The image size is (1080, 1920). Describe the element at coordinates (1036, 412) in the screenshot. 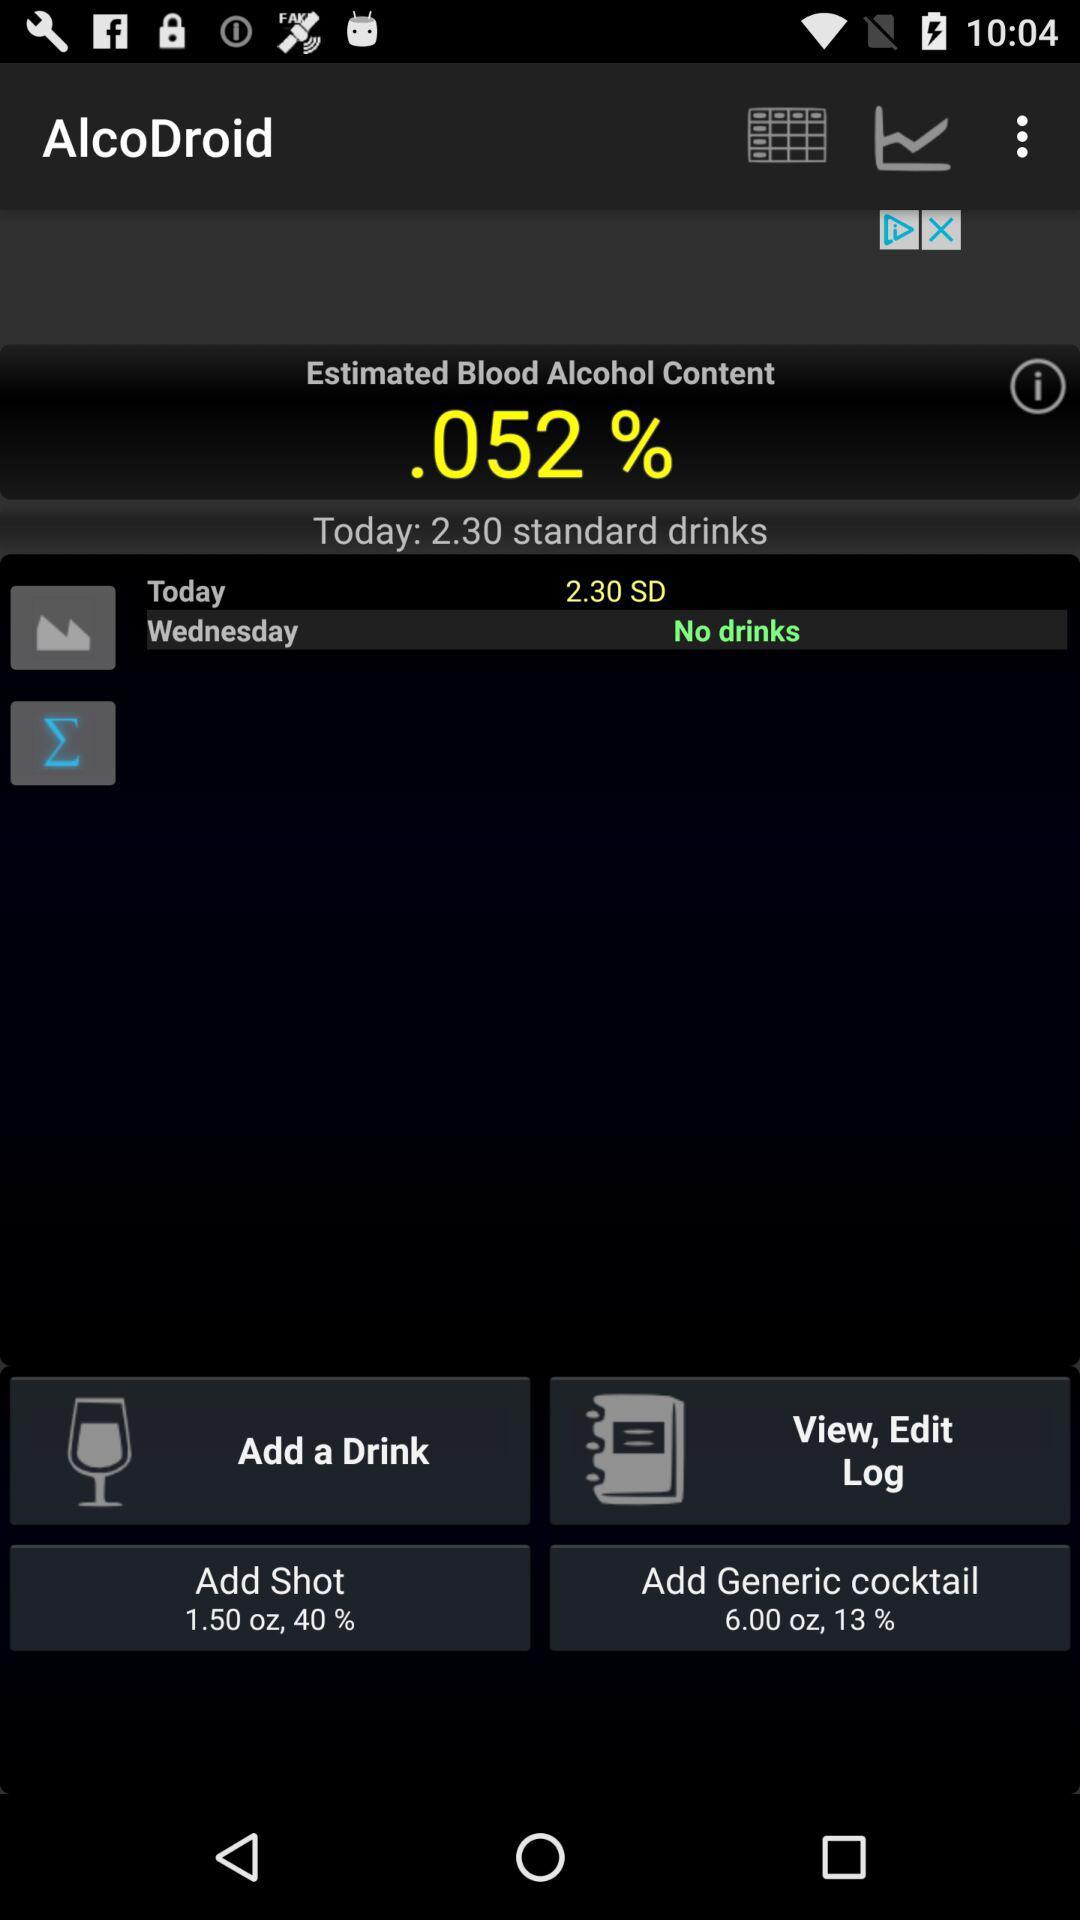

I see `the info icon` at that location.